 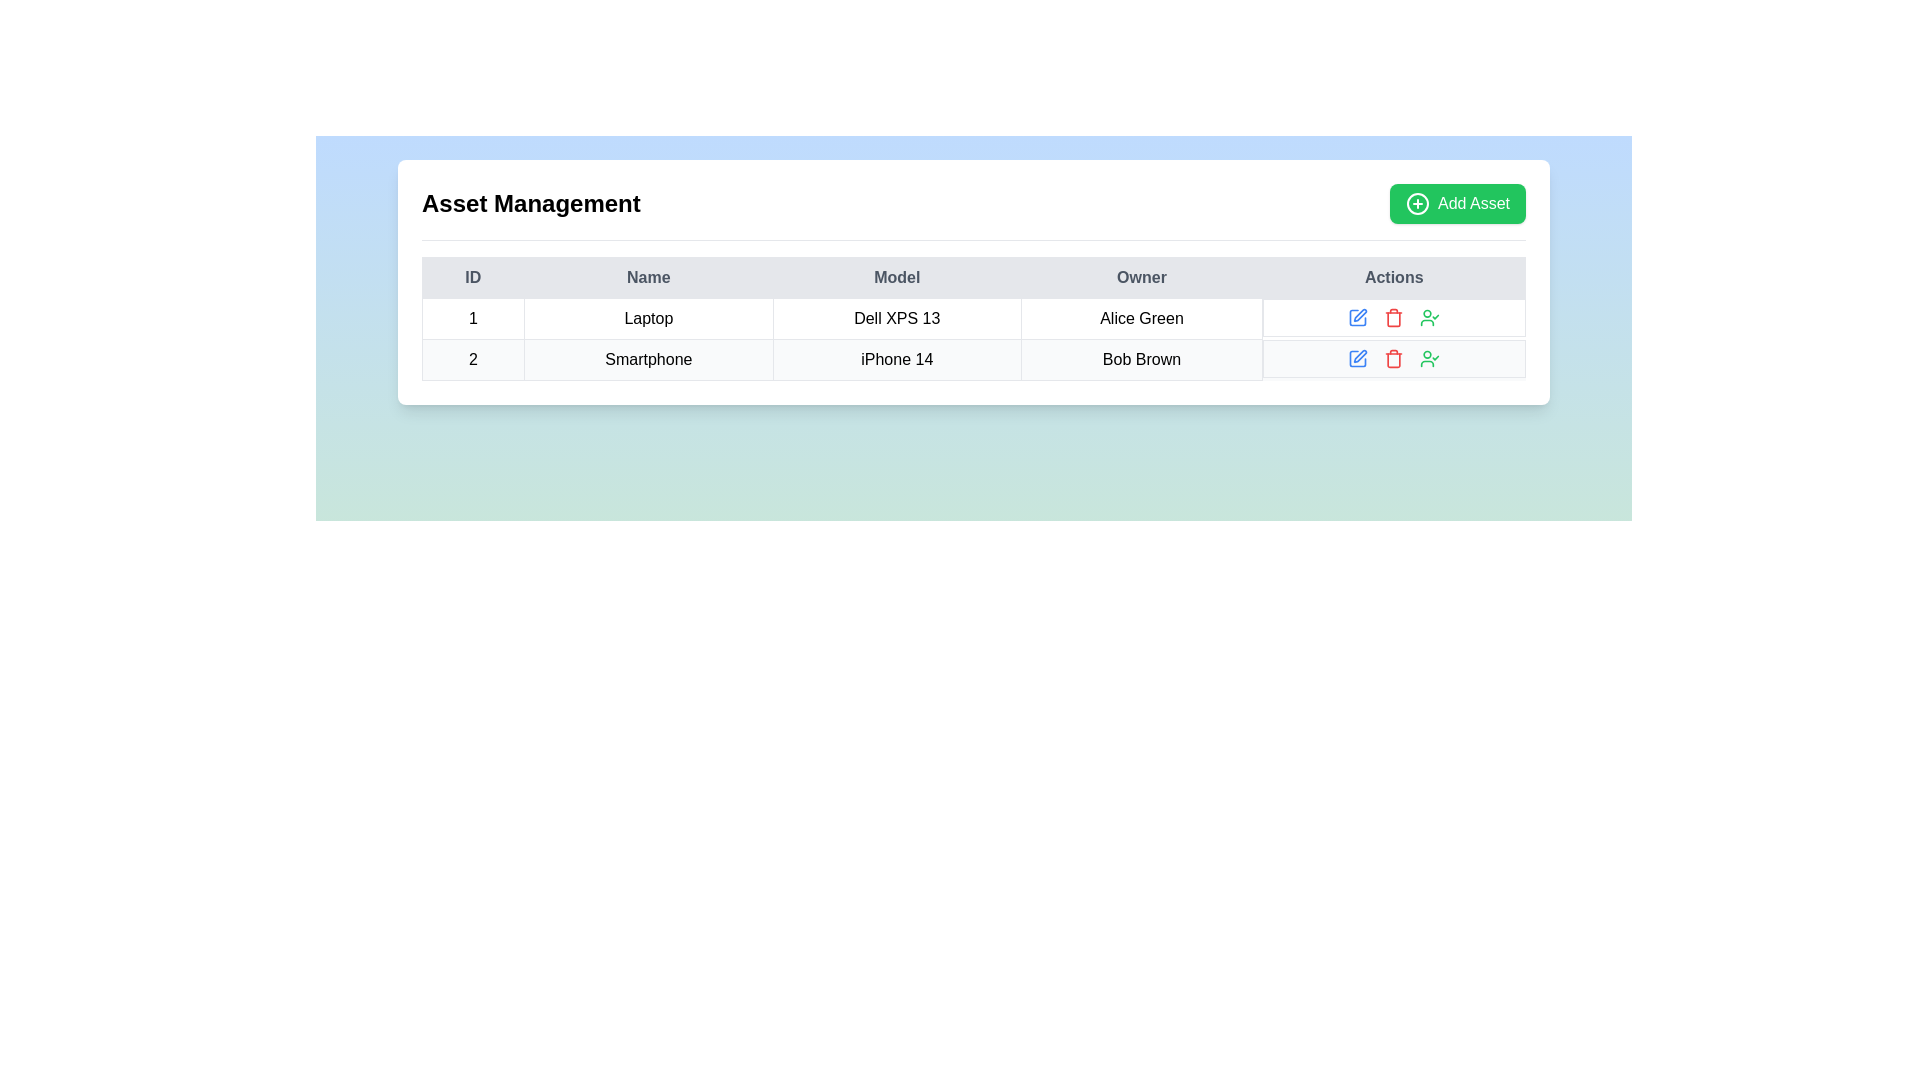 I want to click on the text label displaying 'iPhone 14' in the second row of the table under the 'Model' column, located between 'Smartphone' and 'Bob Brown', so click(x=896, y=358).